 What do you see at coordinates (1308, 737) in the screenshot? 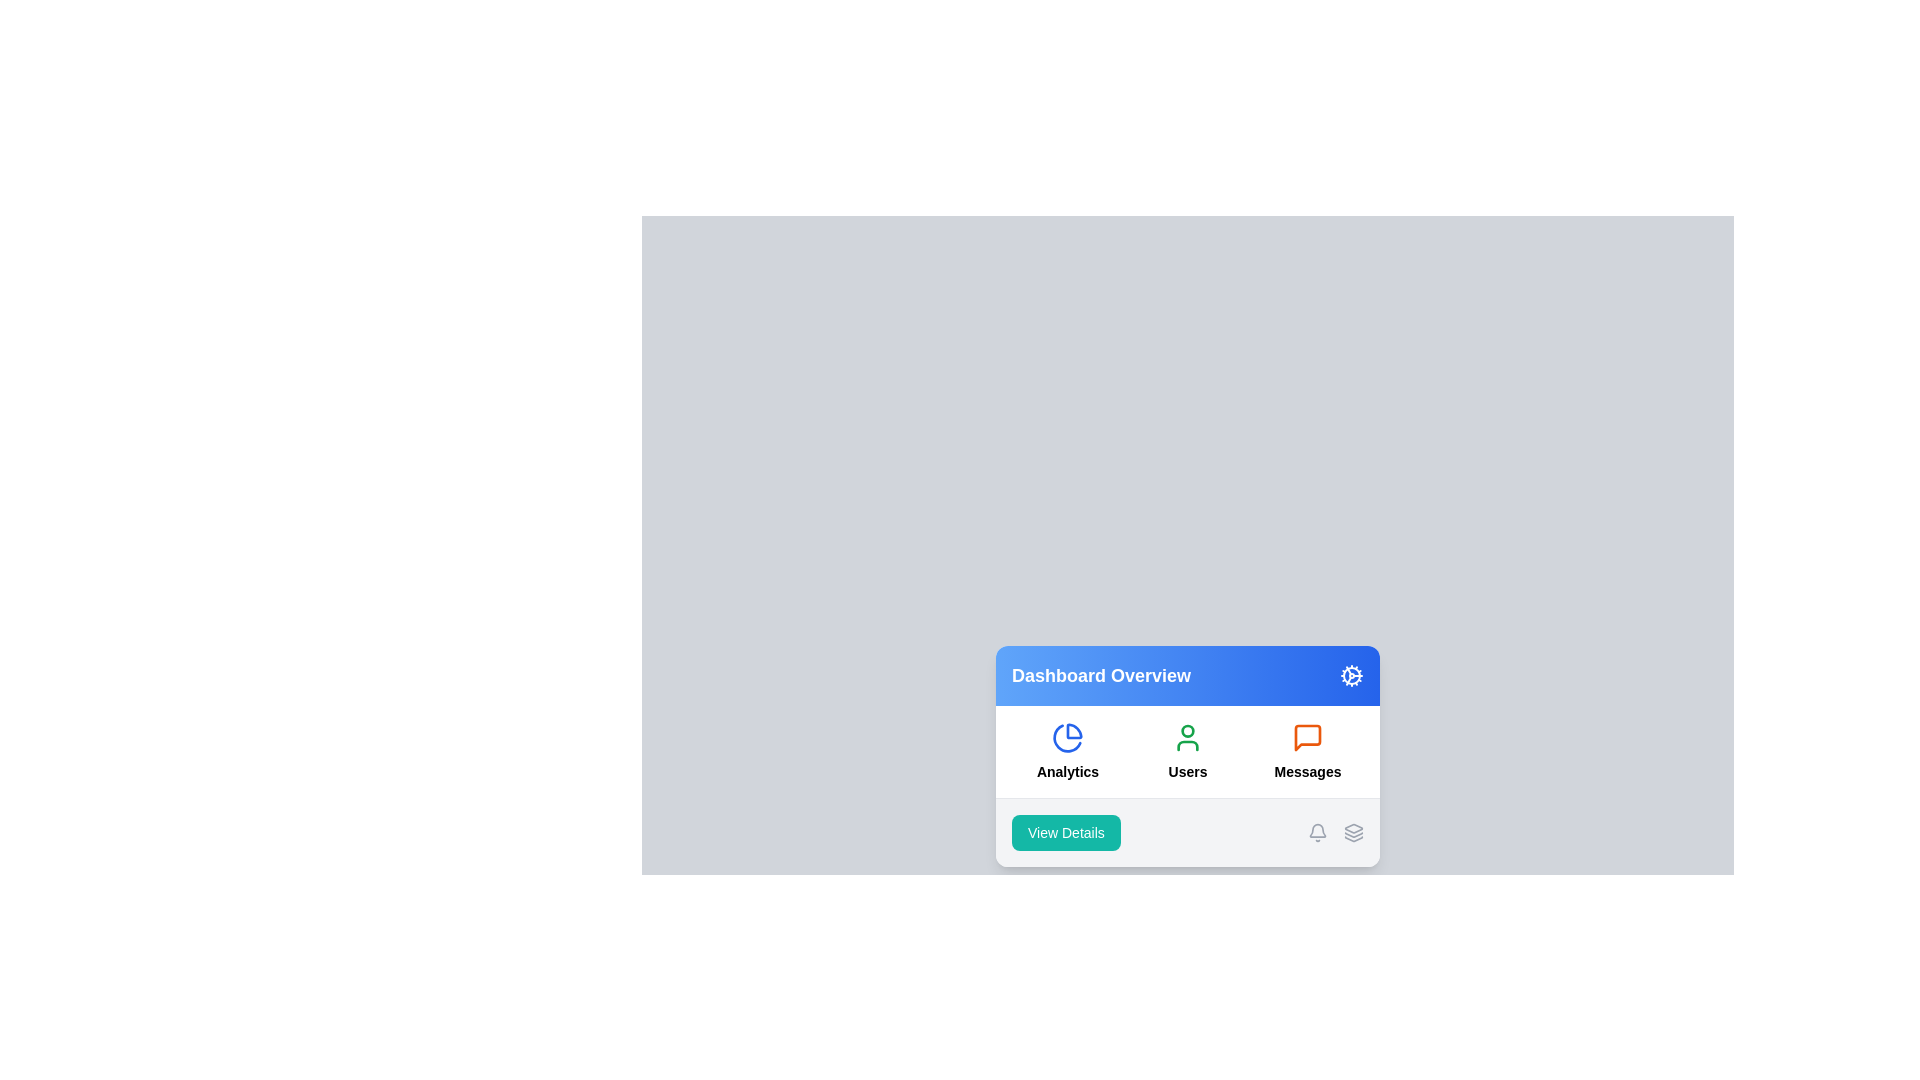
I see `the orange chat message bubble icon representing 'Messages' within the 'Dashboard Overview' card` at bounding box center [1308, 737].